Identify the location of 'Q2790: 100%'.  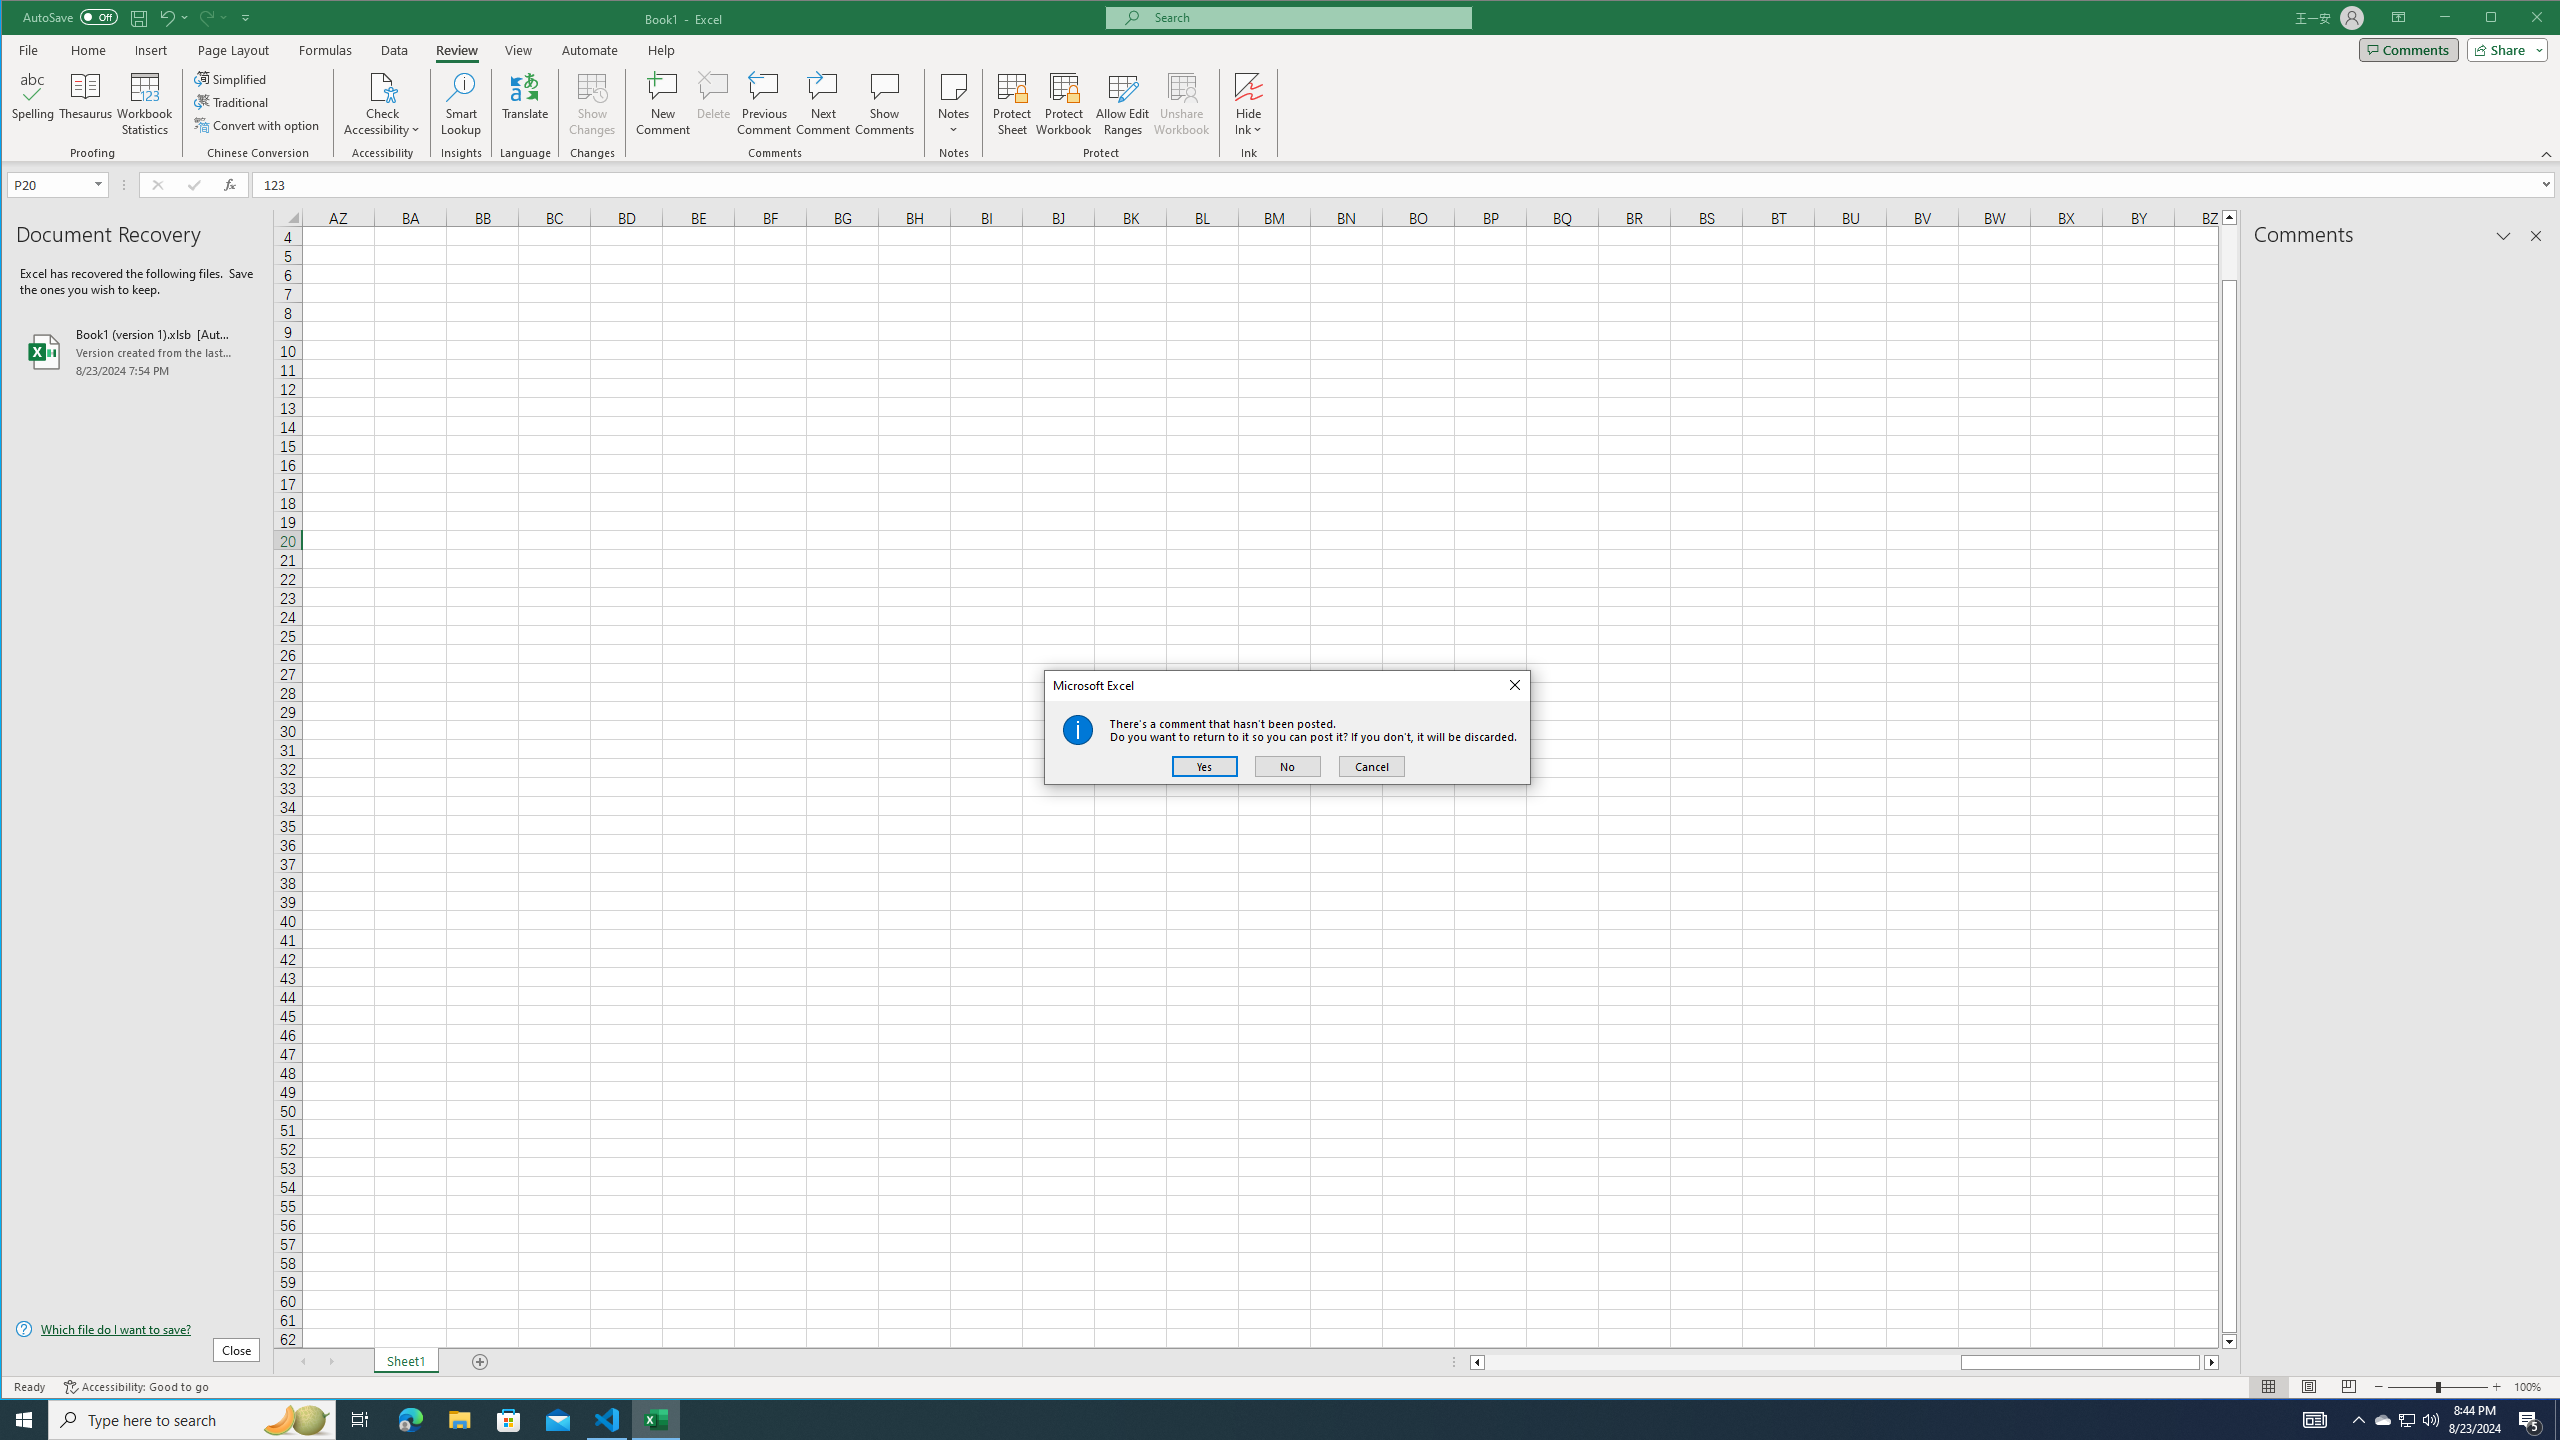
(2429, 1418).